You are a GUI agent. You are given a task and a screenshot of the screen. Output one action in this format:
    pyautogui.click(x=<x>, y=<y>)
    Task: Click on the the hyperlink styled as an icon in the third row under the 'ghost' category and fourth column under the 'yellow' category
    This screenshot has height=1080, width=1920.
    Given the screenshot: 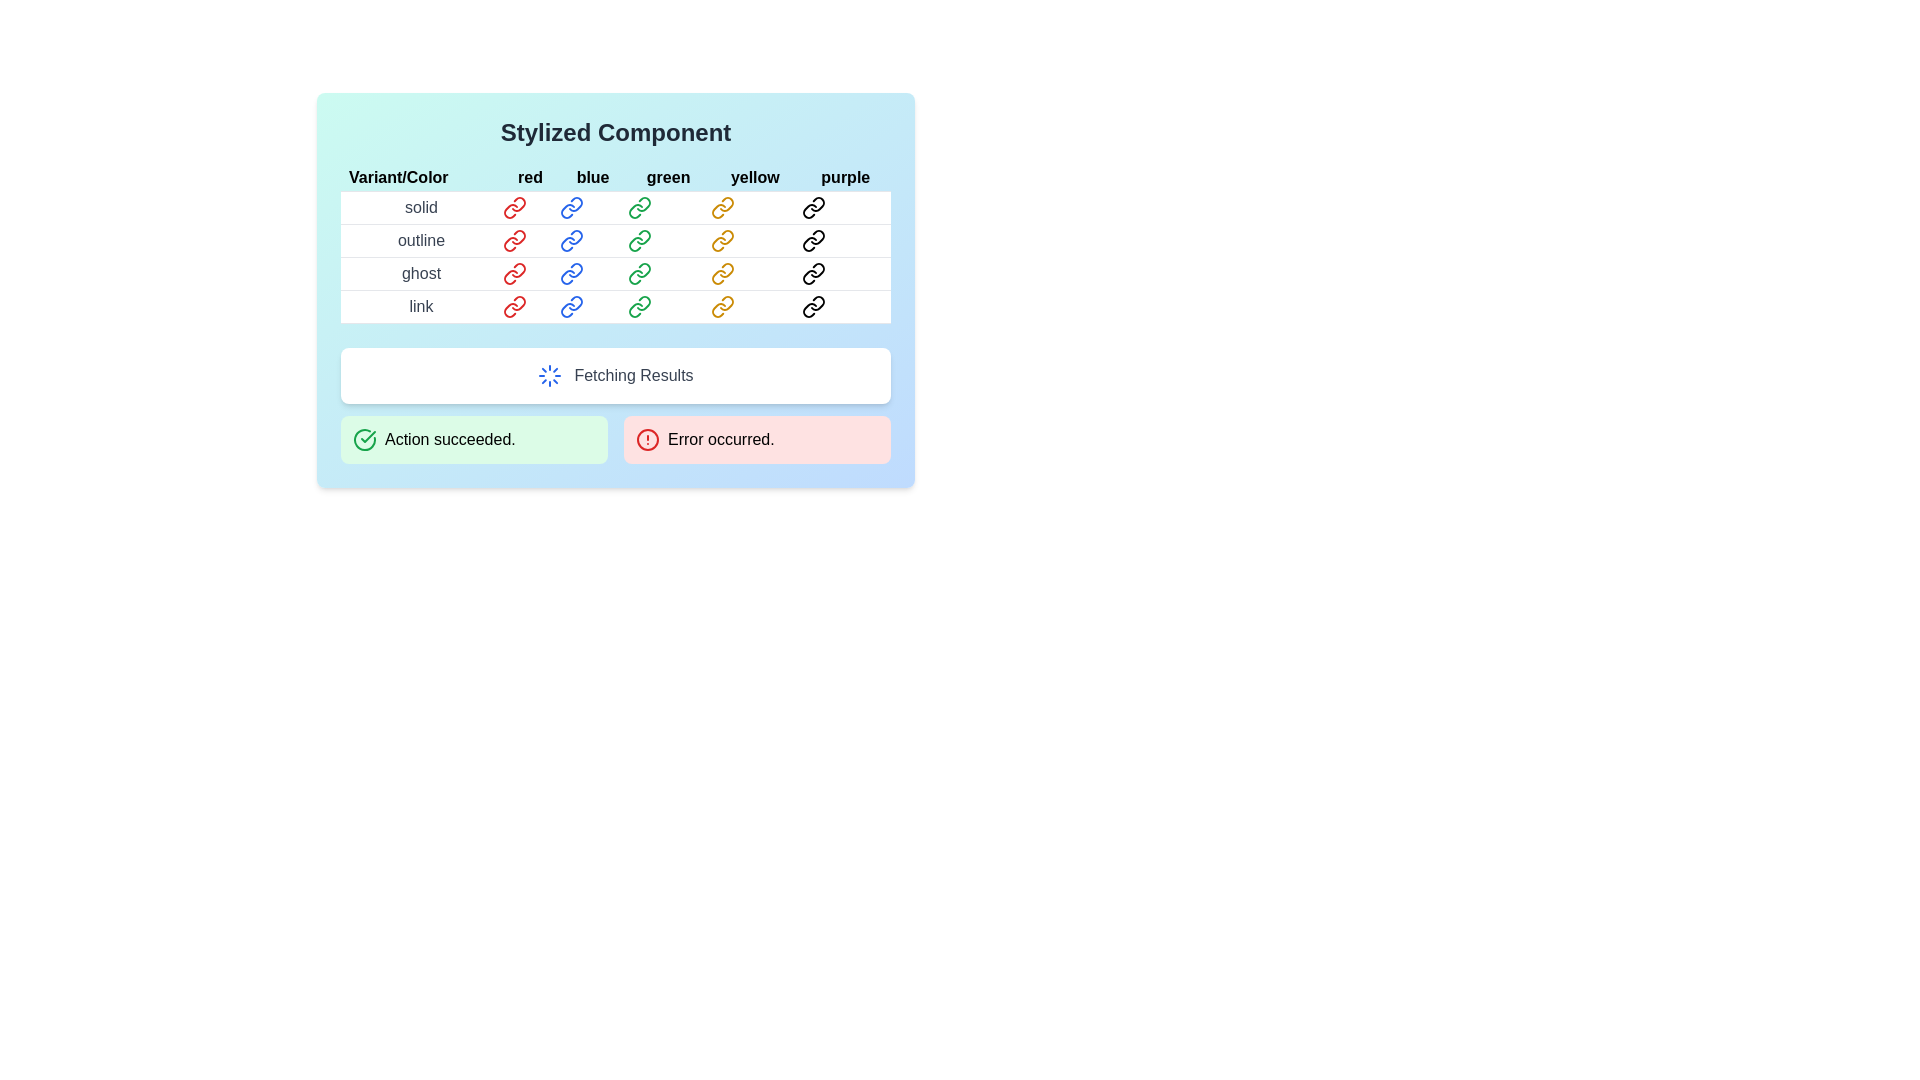 What is the action you would take?
    pyautogui.click(x=722, y=273)
    